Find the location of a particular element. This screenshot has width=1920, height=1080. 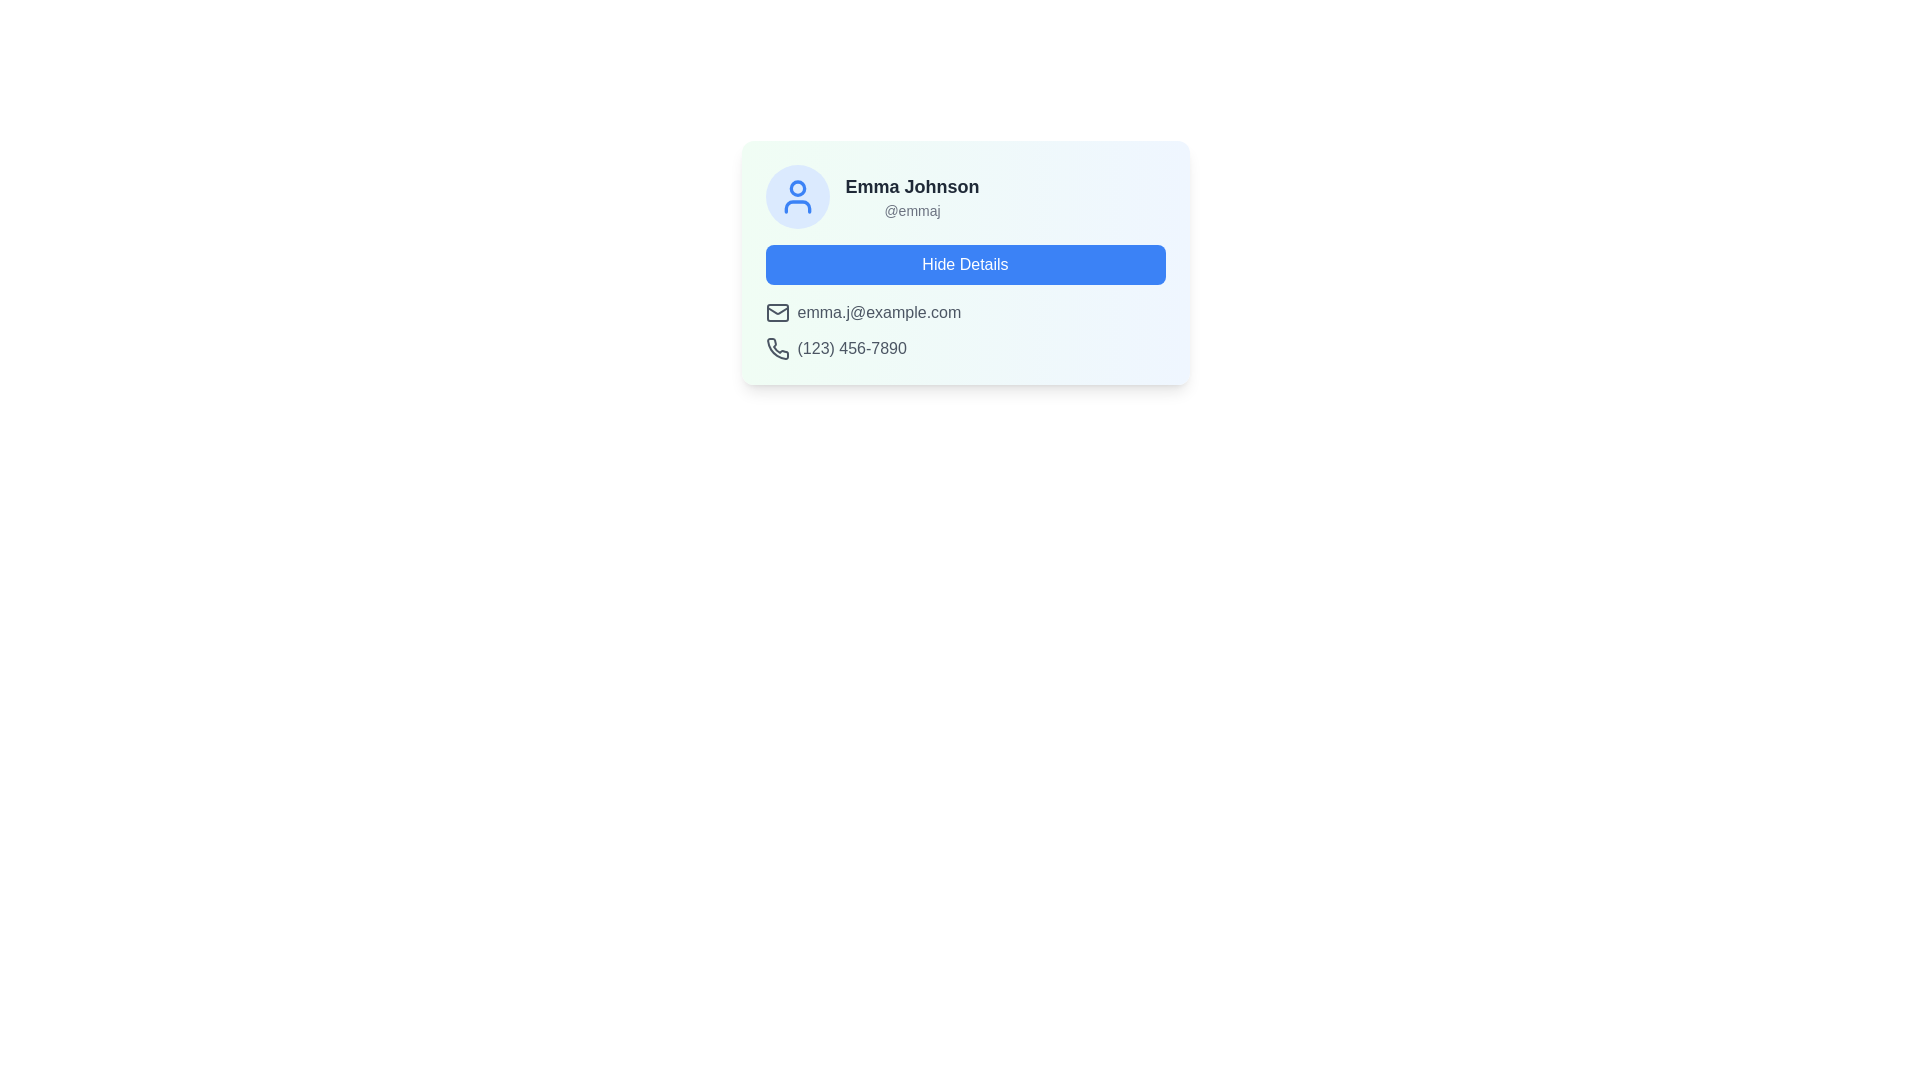

the email address icon that indicates 'emma.j@example.com' as an identifier by interacting with its center point is located at coordinates (776, 312).